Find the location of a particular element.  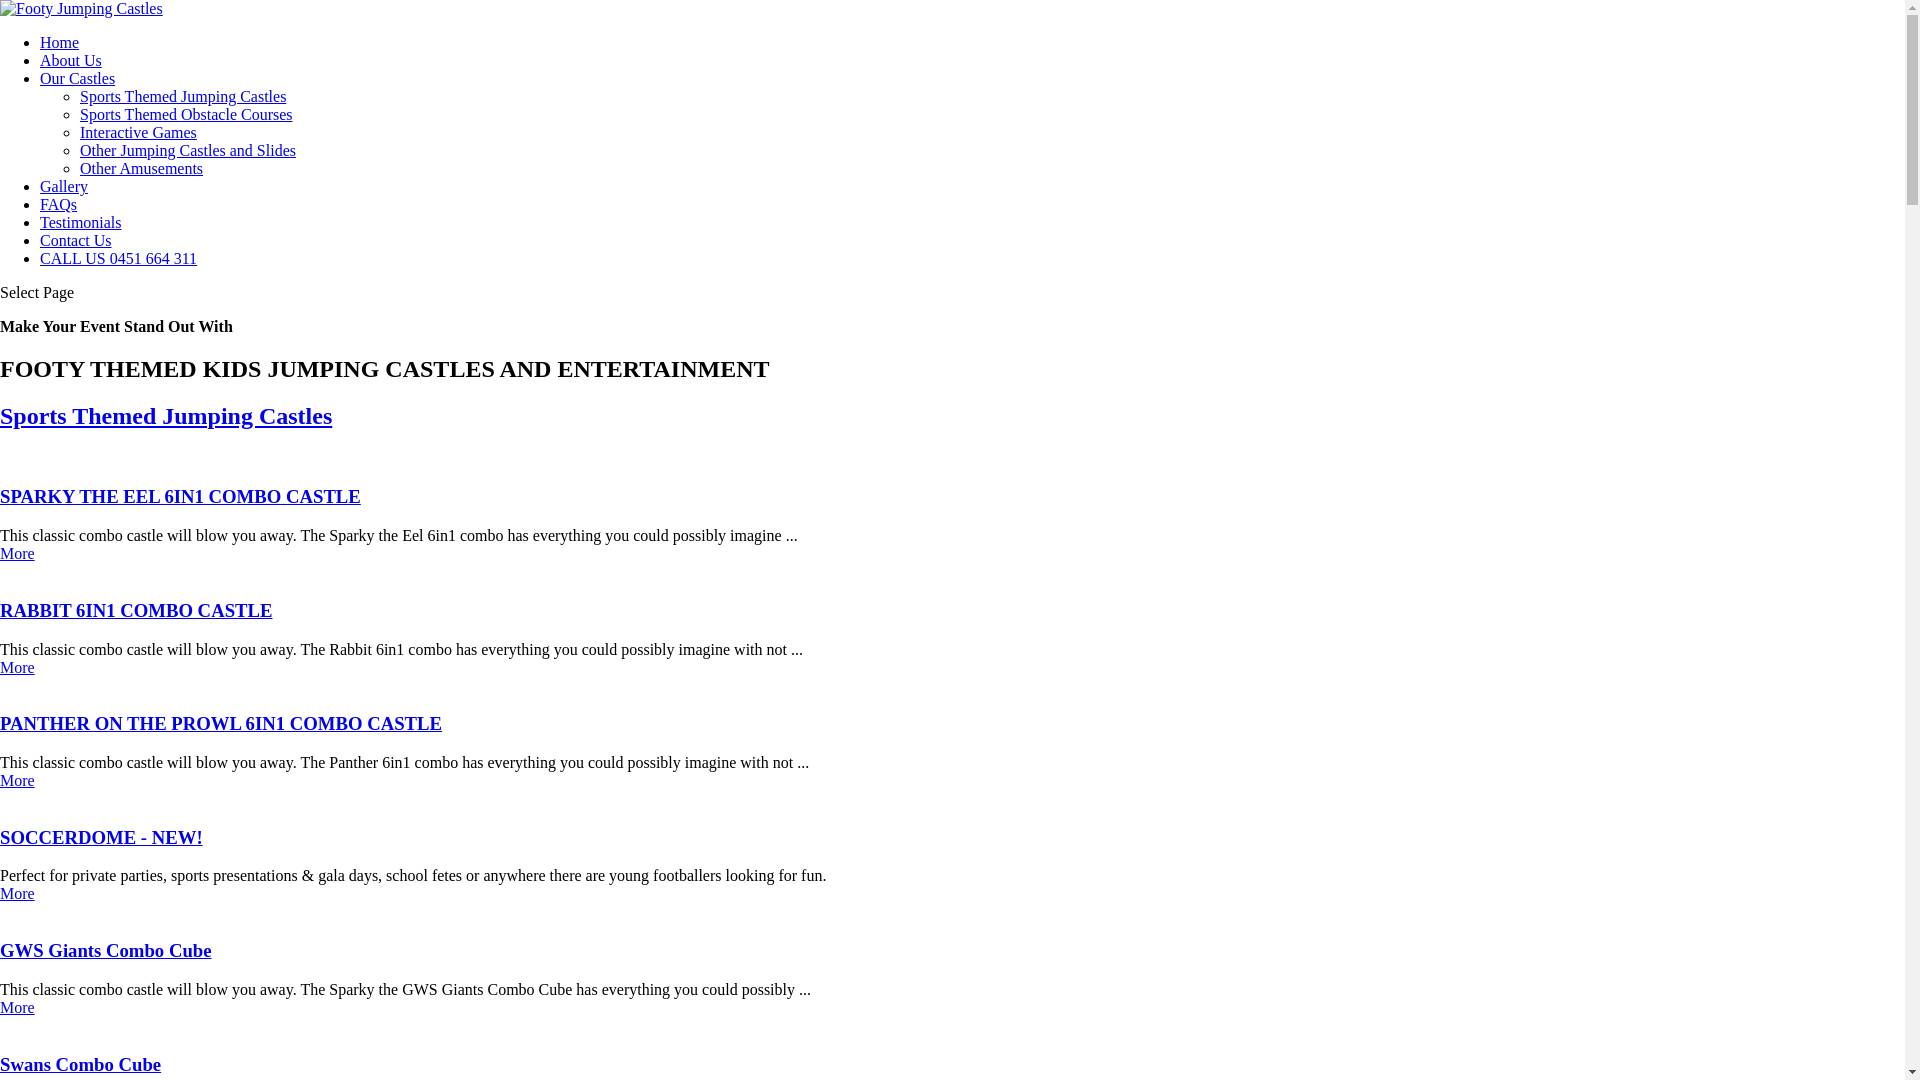

'Gallery' is located at coordinates (63, 186).